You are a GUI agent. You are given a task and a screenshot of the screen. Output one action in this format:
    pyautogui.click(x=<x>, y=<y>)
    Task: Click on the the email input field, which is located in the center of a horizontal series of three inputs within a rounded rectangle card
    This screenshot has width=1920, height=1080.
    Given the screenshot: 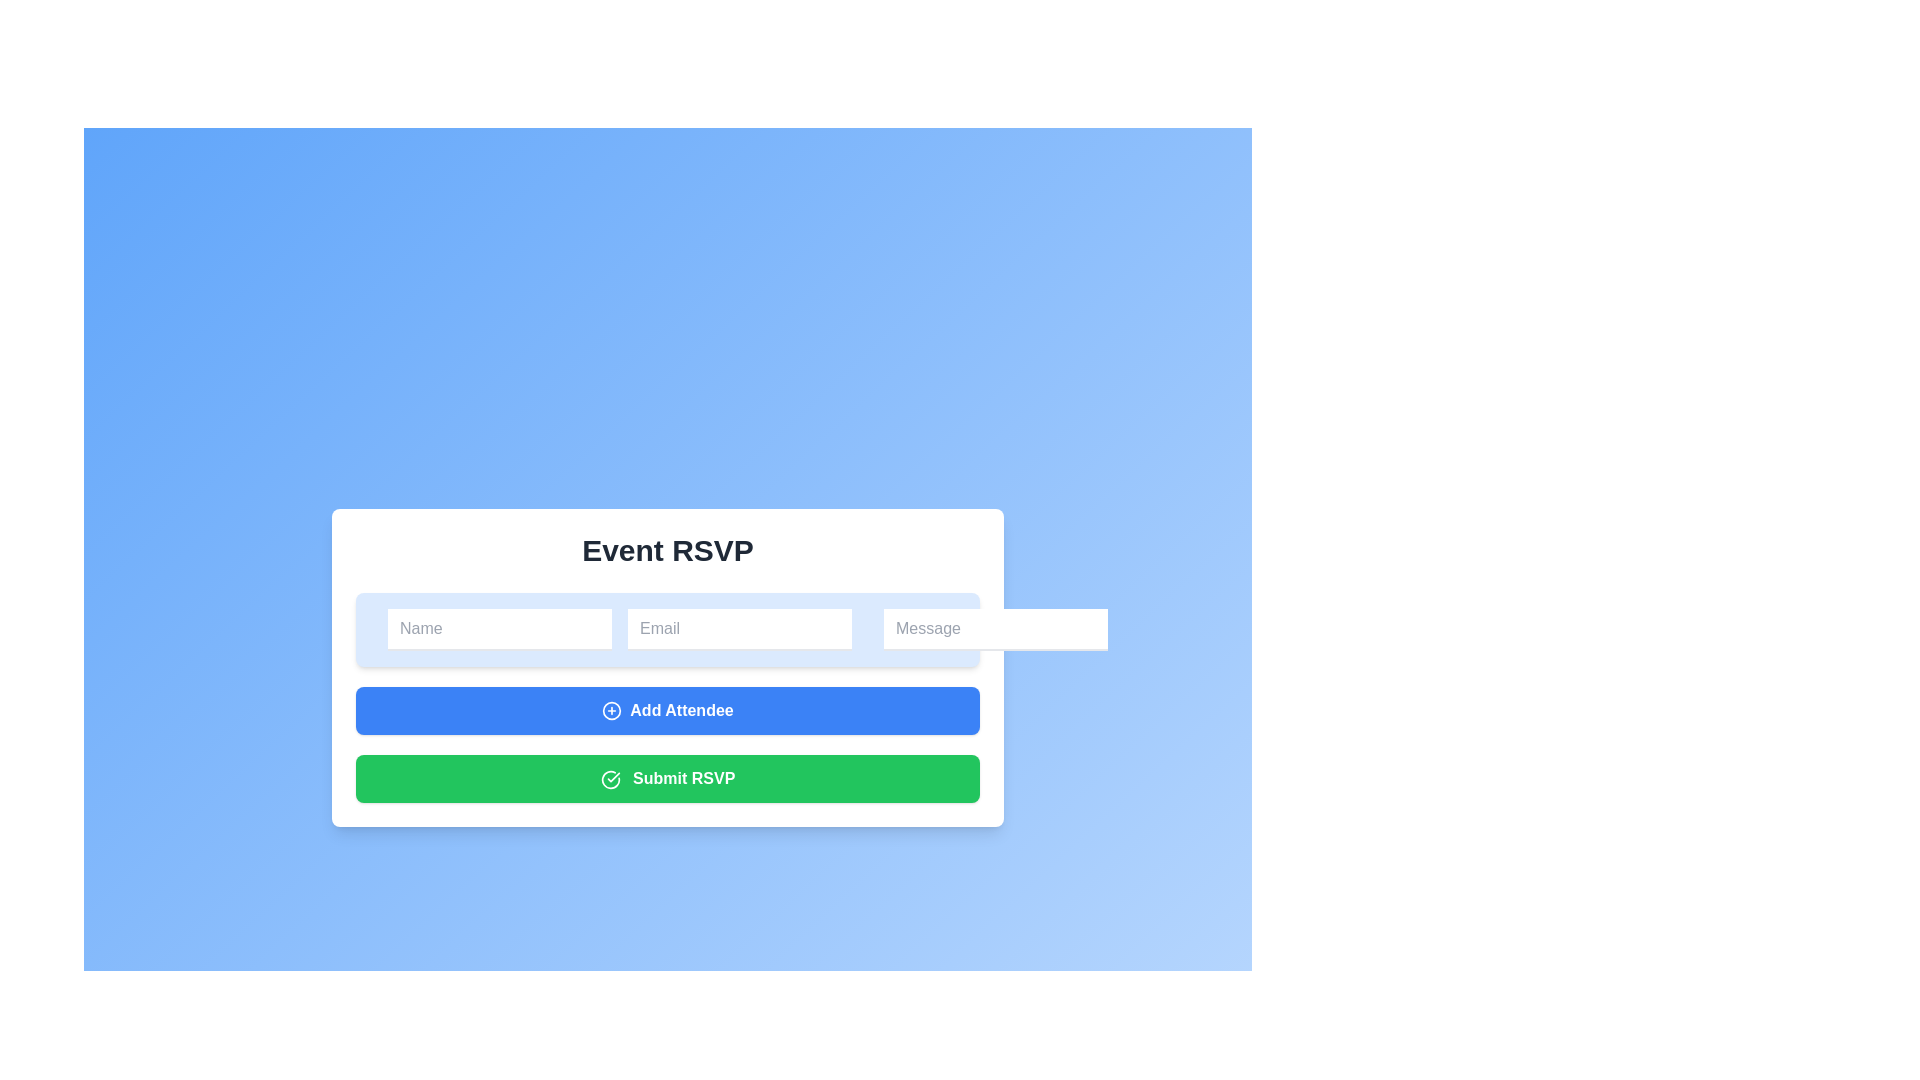 What is the action you would take?
    pyautogui.click(x=738, y=628)
    